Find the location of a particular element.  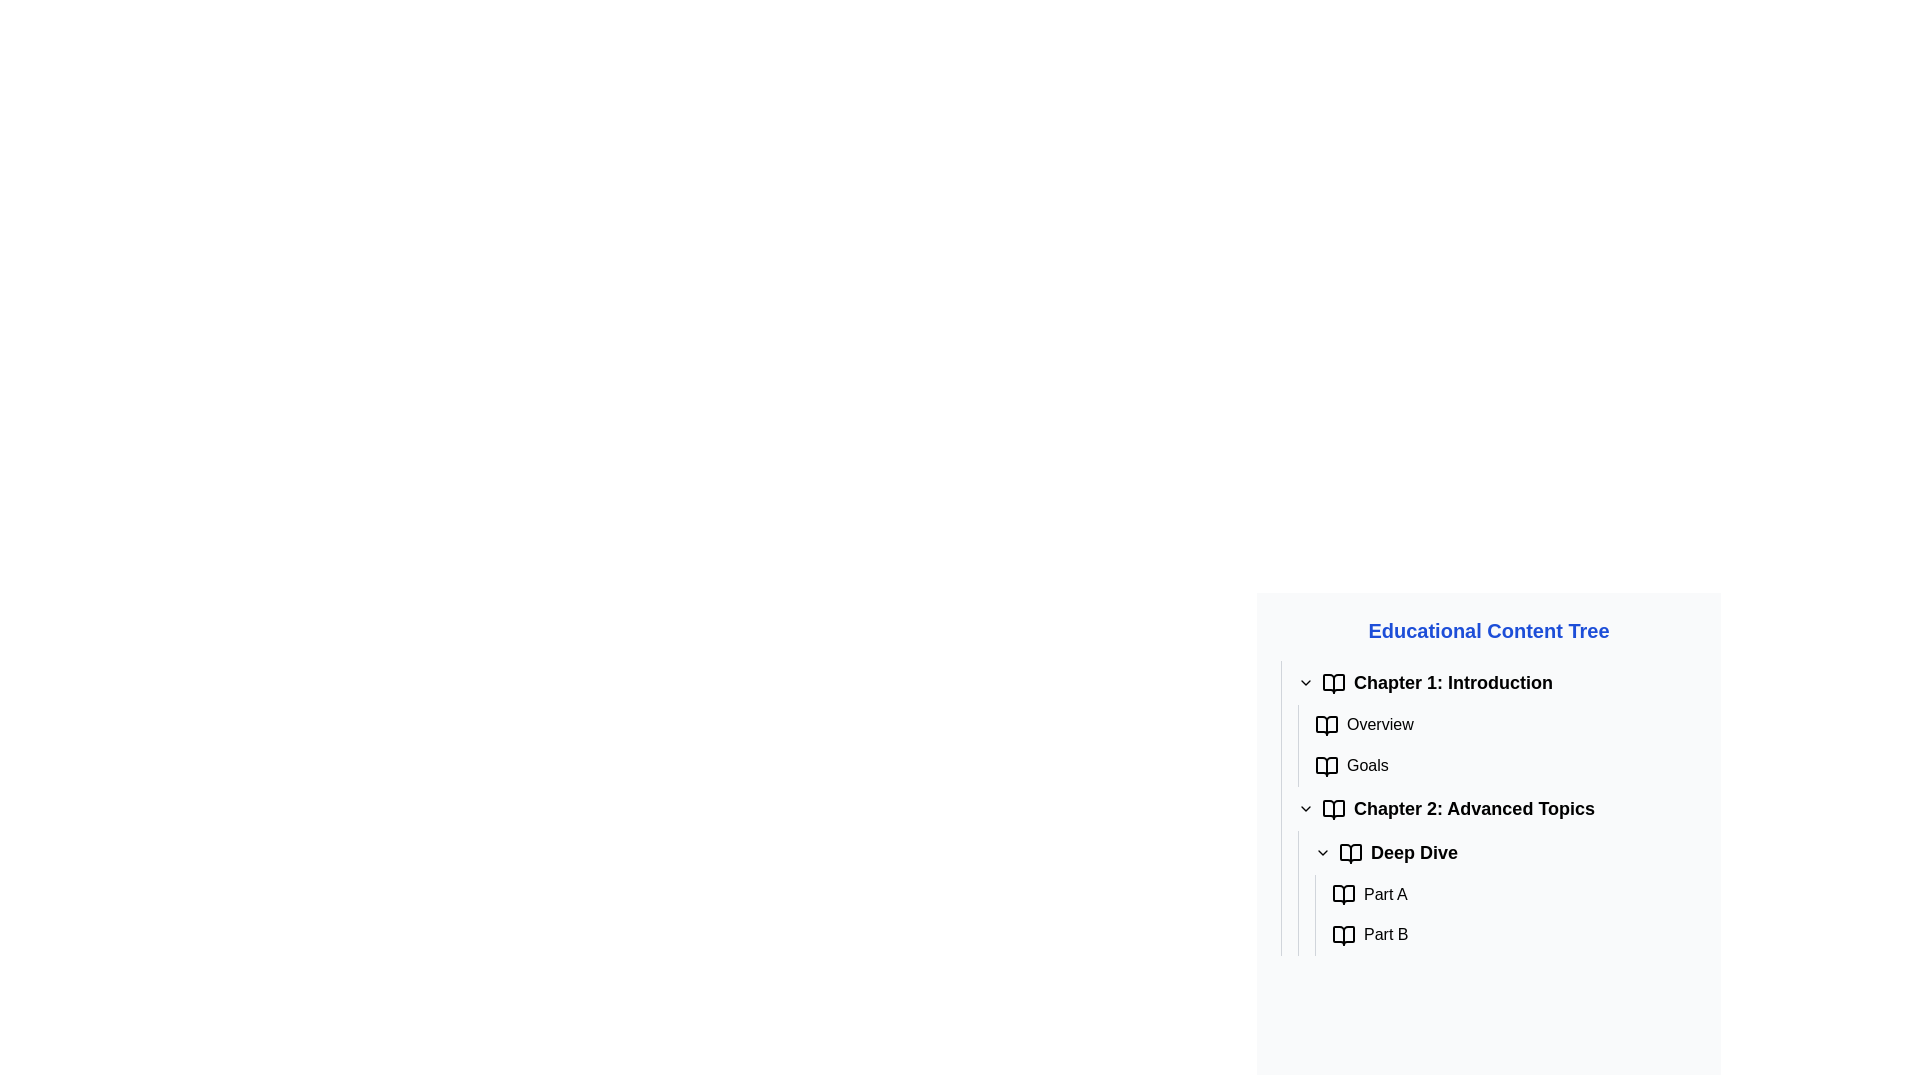

the open book icon located to the left of the 'Overview' text in the 'Educational Content Tree' under 'Chapter 1: Introduction' is located at coordinates (1326, 725).